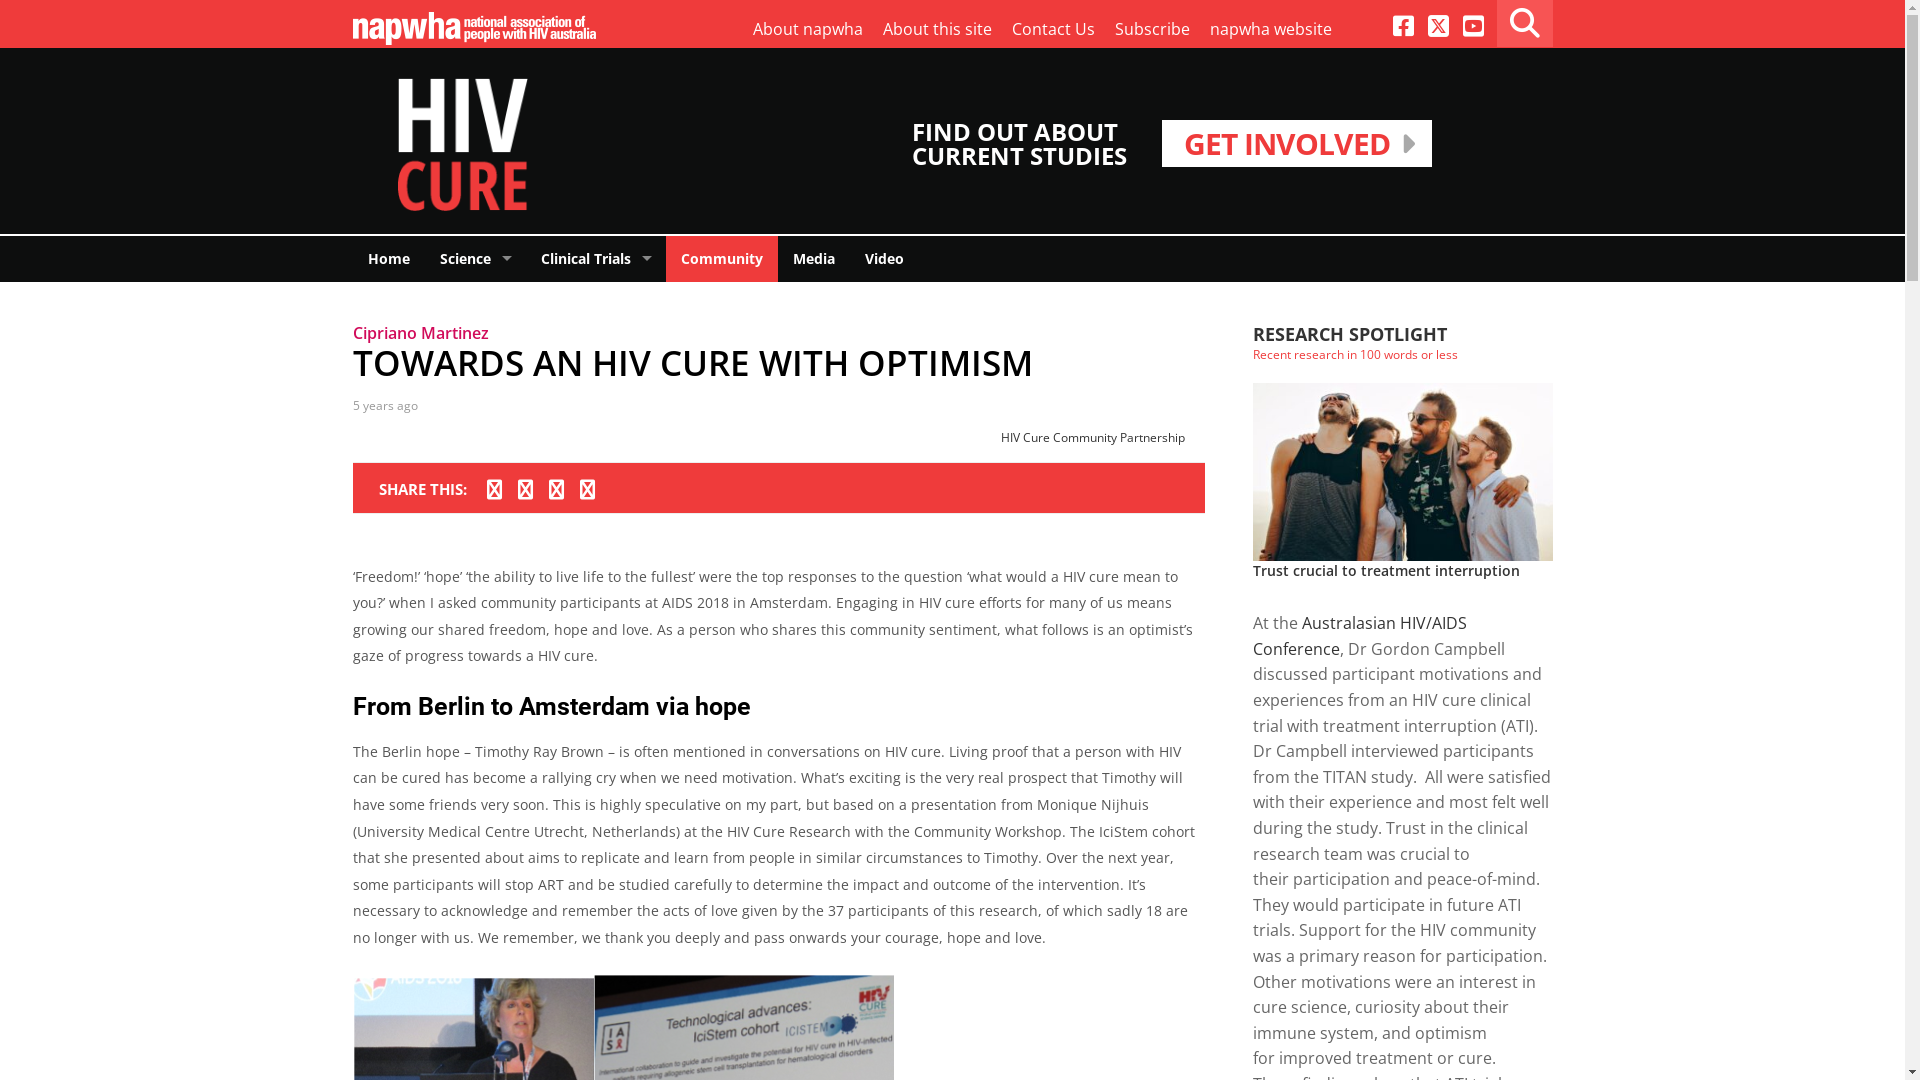 The height and width of the screenshot is (1080, 1920). I want to click on 'About this site', so click(935, 30).